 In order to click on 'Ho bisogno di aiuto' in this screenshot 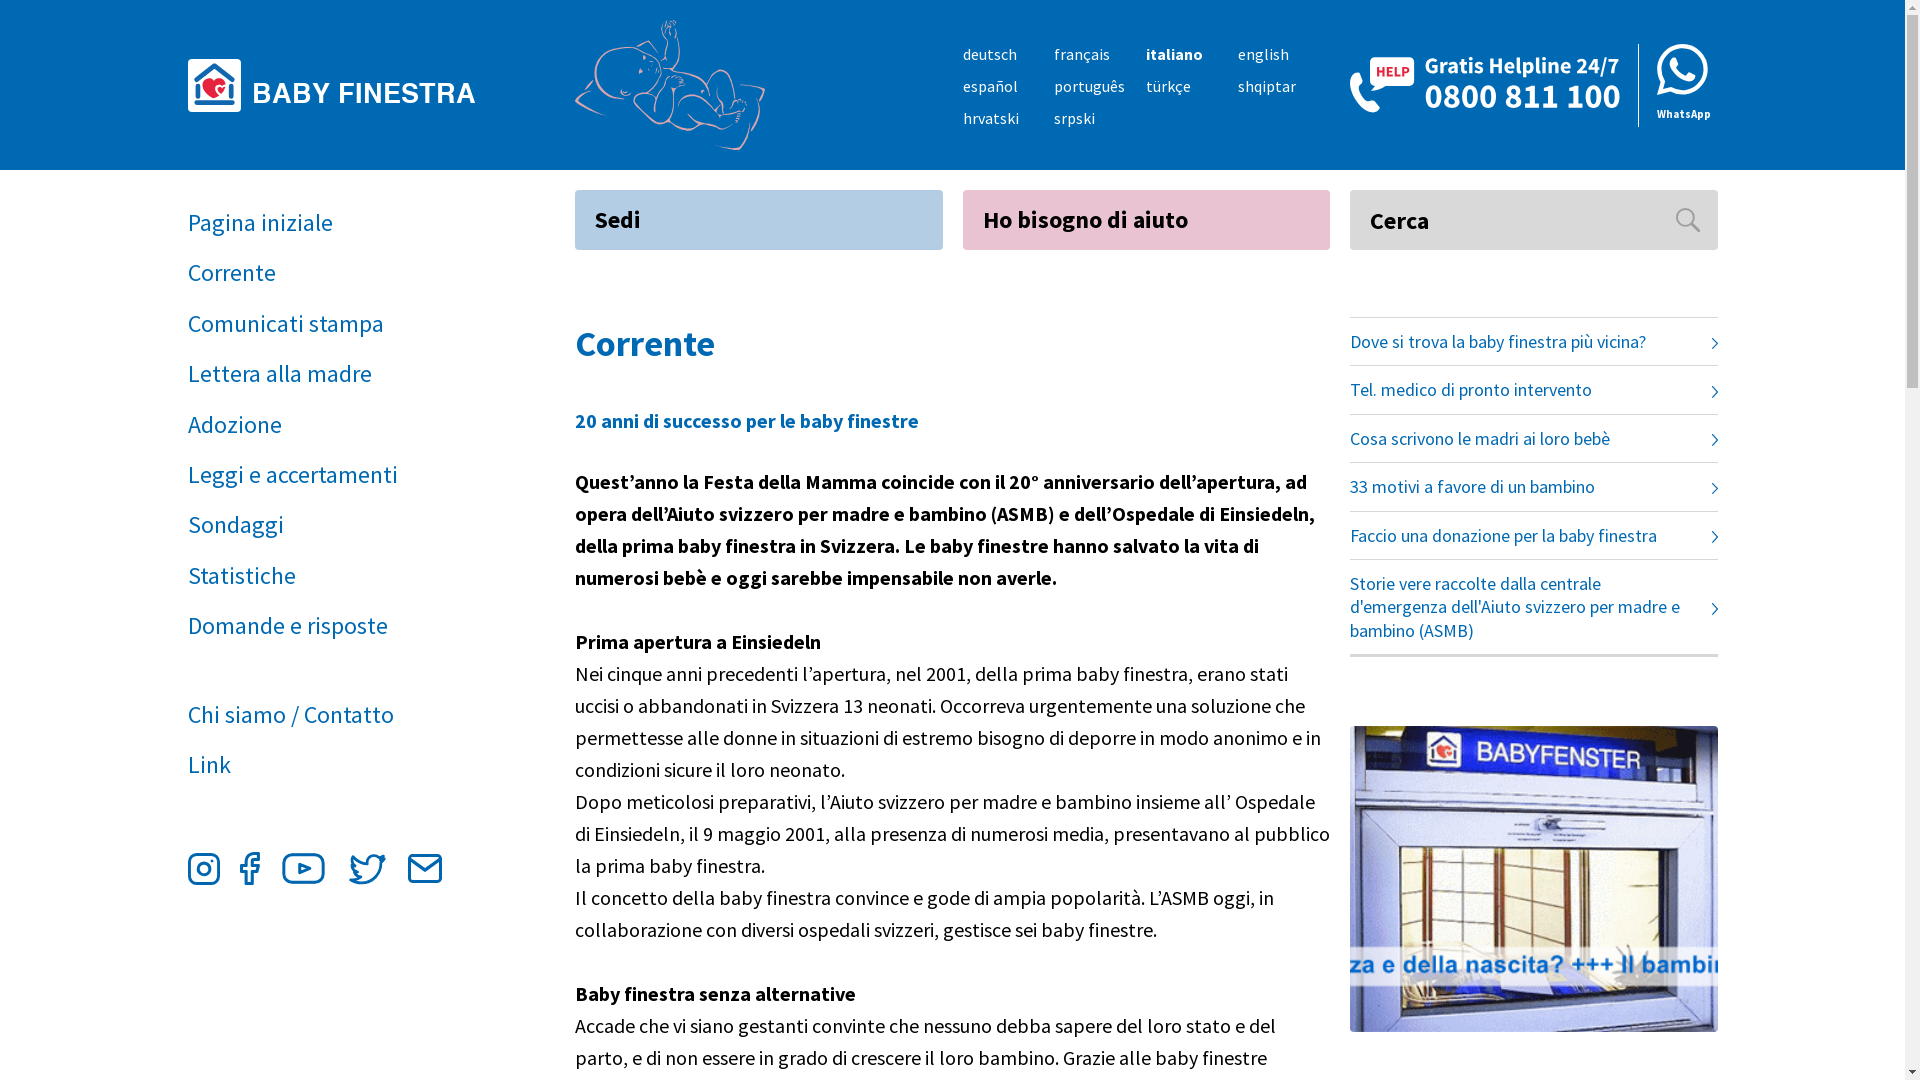, I will do `click(1146, 219)`.